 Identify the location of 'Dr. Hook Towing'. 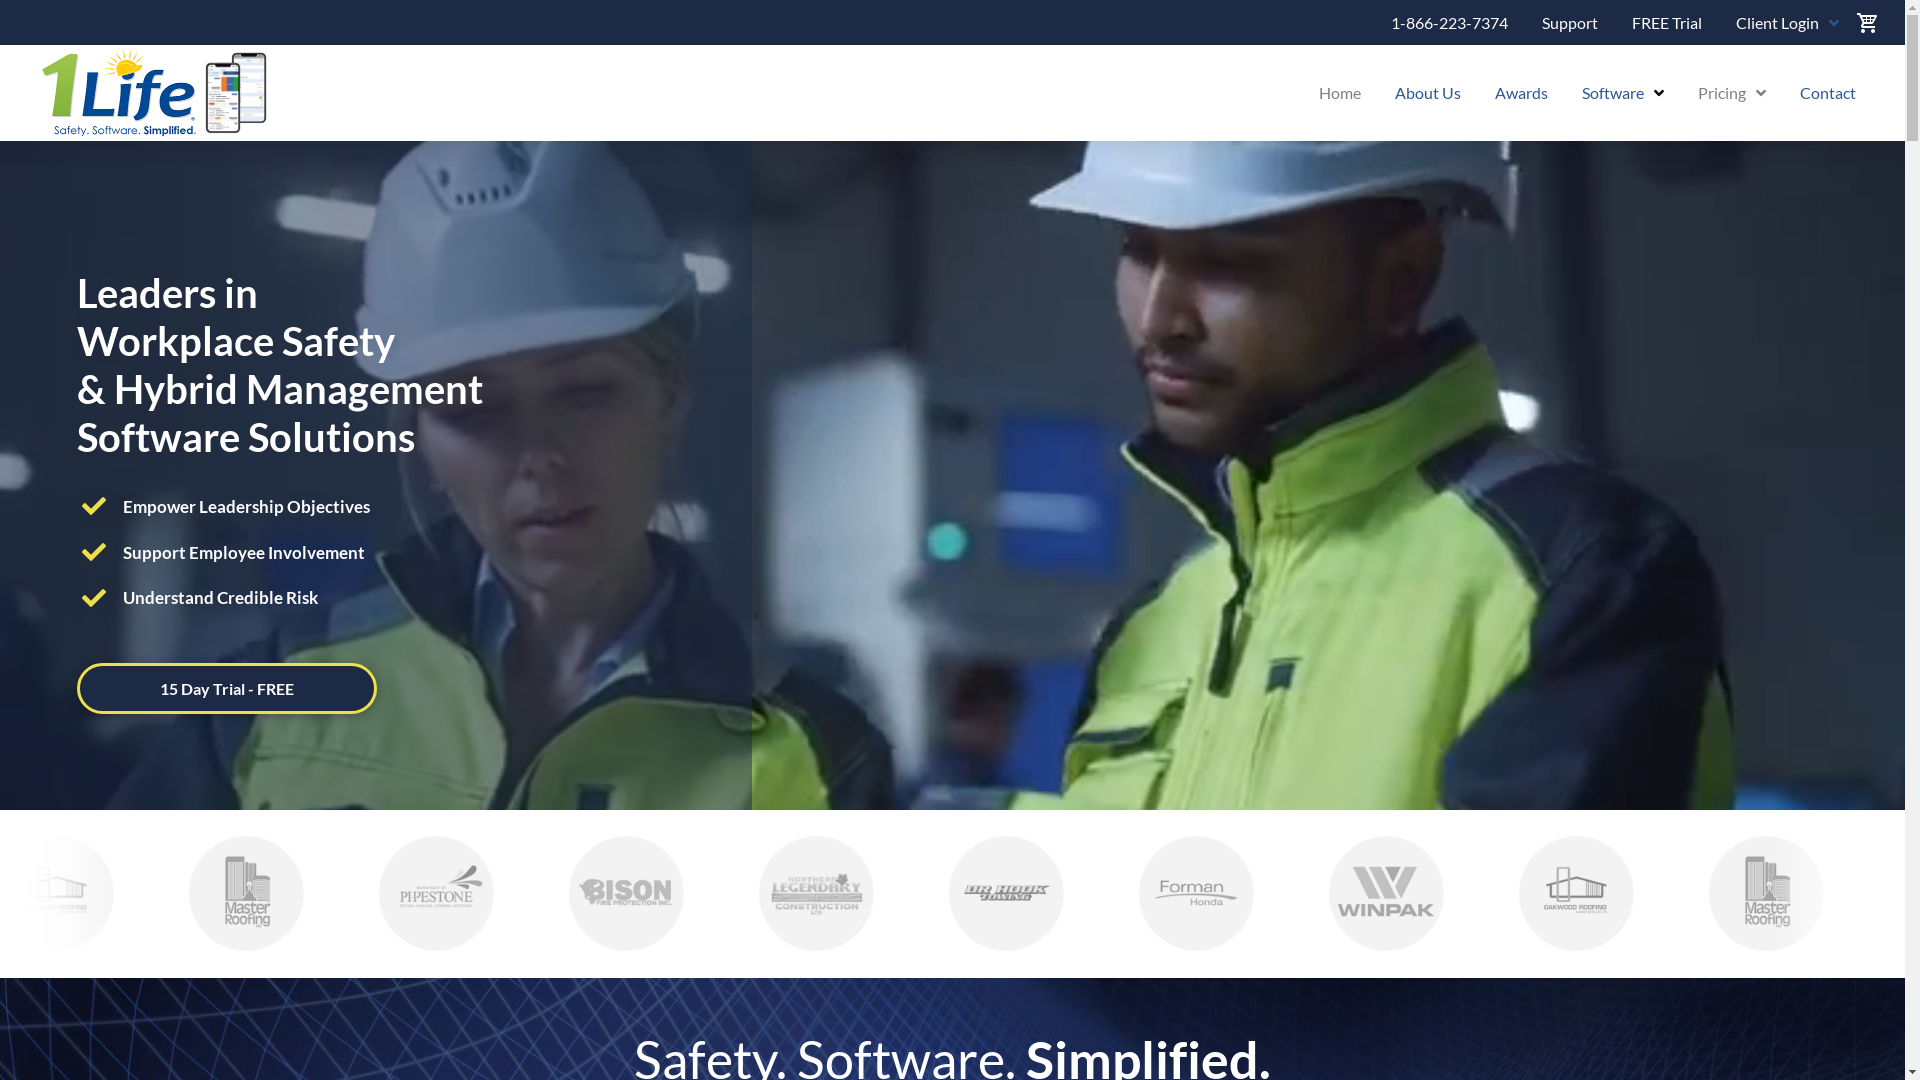
(966, 892).